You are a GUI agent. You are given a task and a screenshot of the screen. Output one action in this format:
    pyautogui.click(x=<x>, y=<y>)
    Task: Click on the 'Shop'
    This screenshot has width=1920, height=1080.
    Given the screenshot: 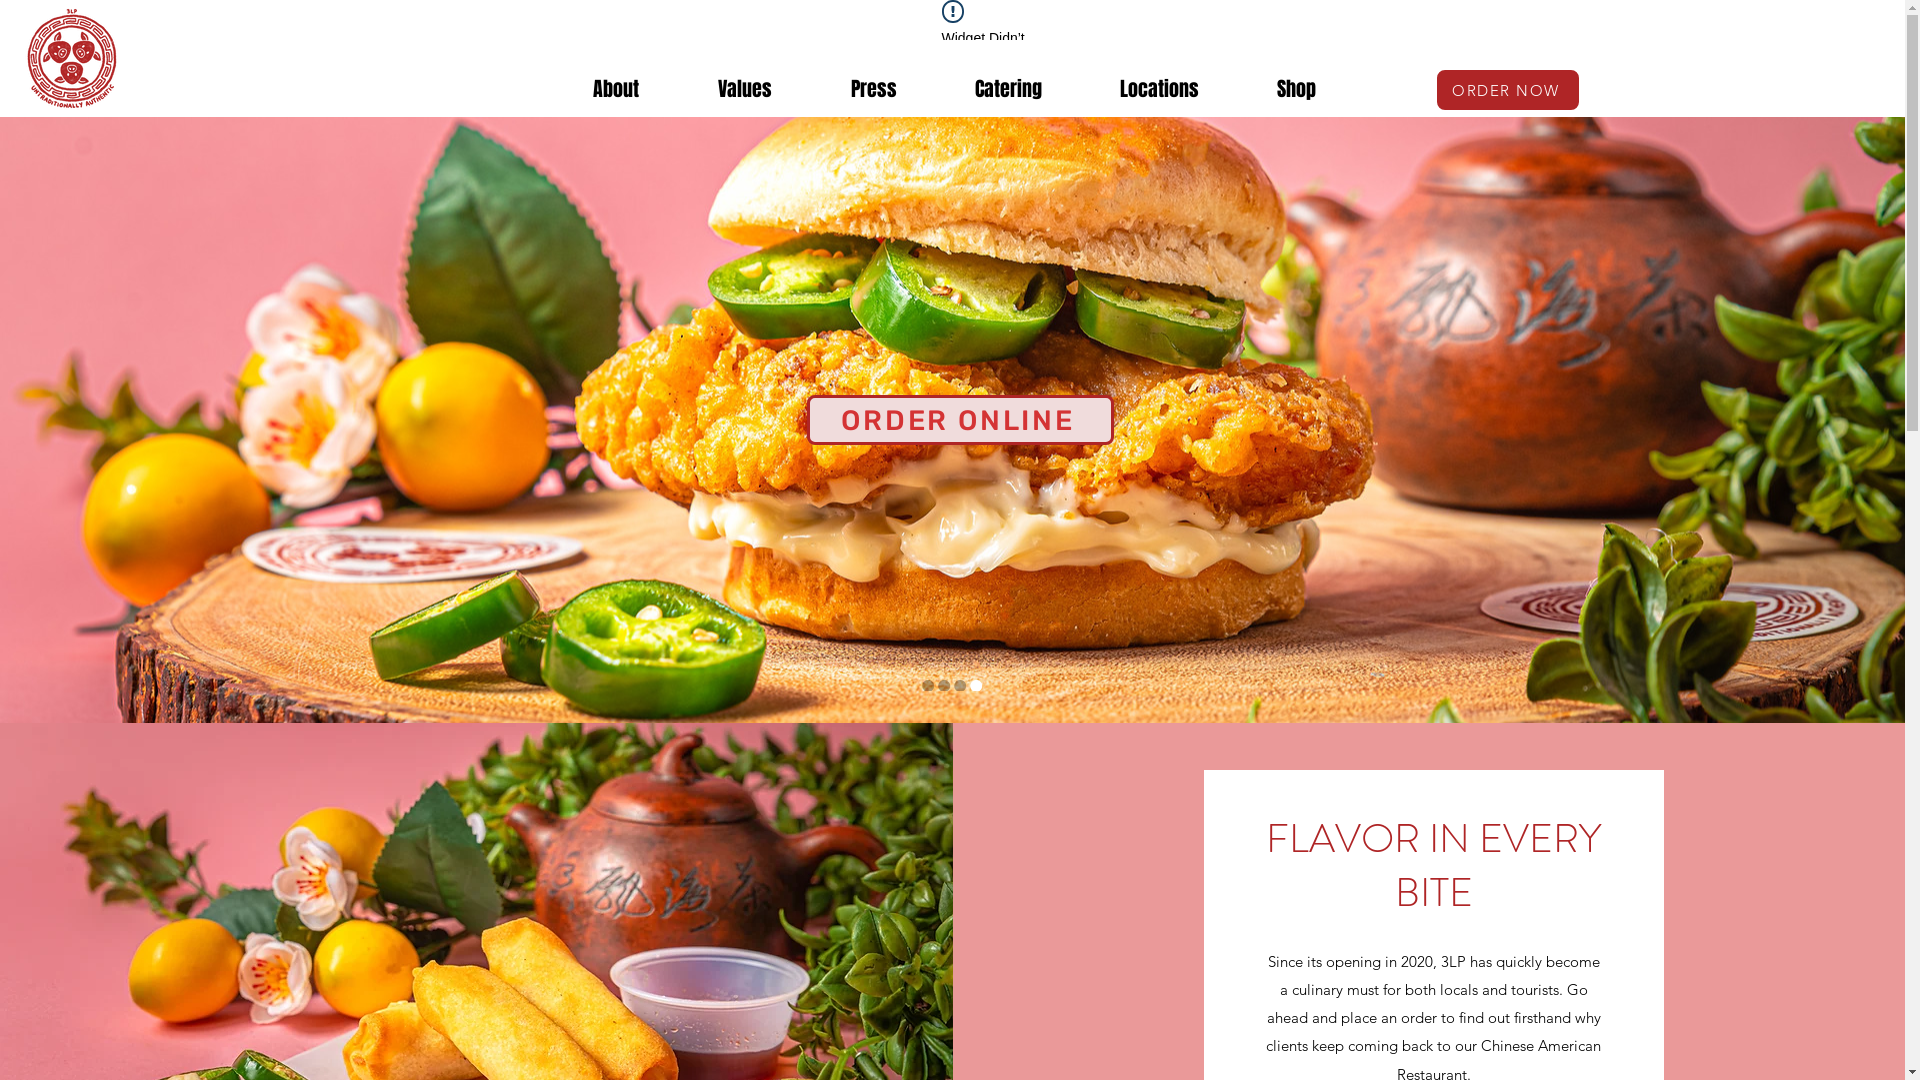 What is the action you would take?
    pyautogui.click(x=1296, y=87)
    